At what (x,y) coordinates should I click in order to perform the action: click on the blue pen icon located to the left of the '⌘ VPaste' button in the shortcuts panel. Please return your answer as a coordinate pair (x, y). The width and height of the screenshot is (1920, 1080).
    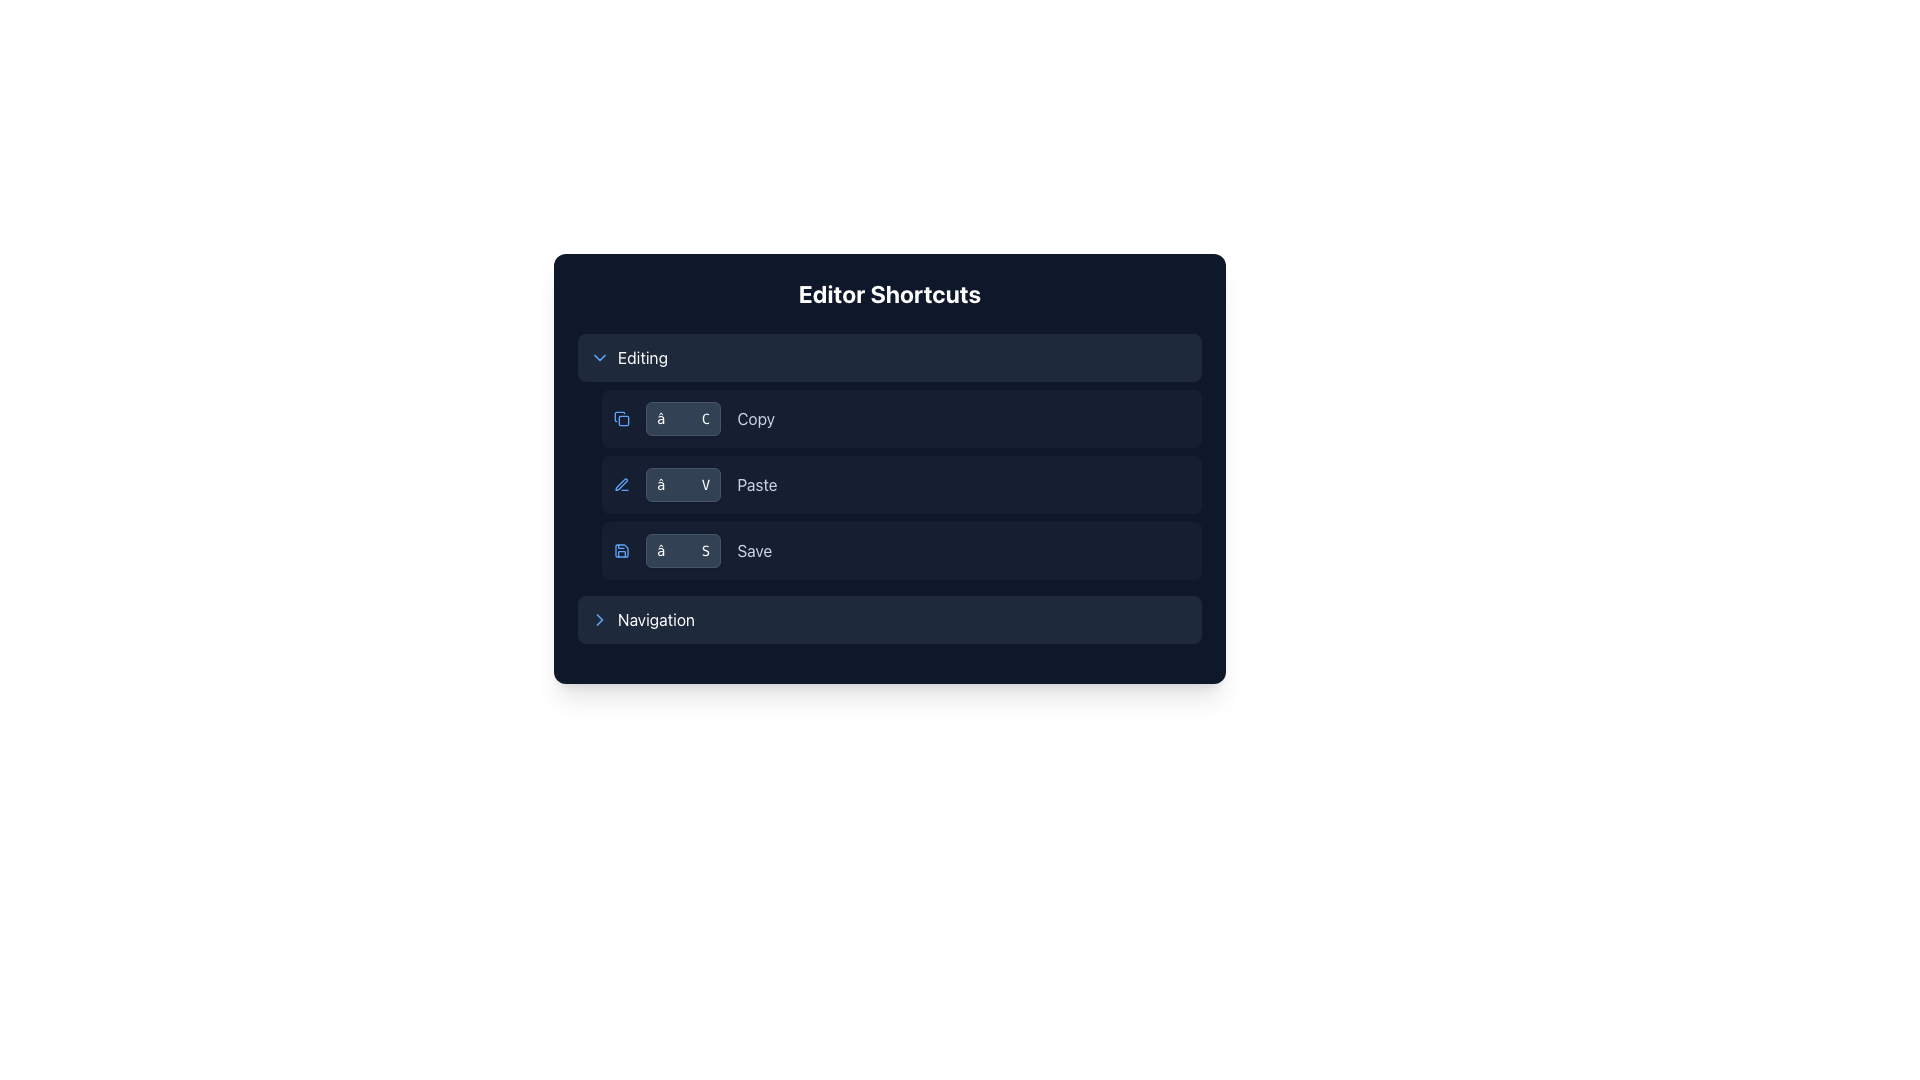
    Looking at the image, I should click on (621, 485).